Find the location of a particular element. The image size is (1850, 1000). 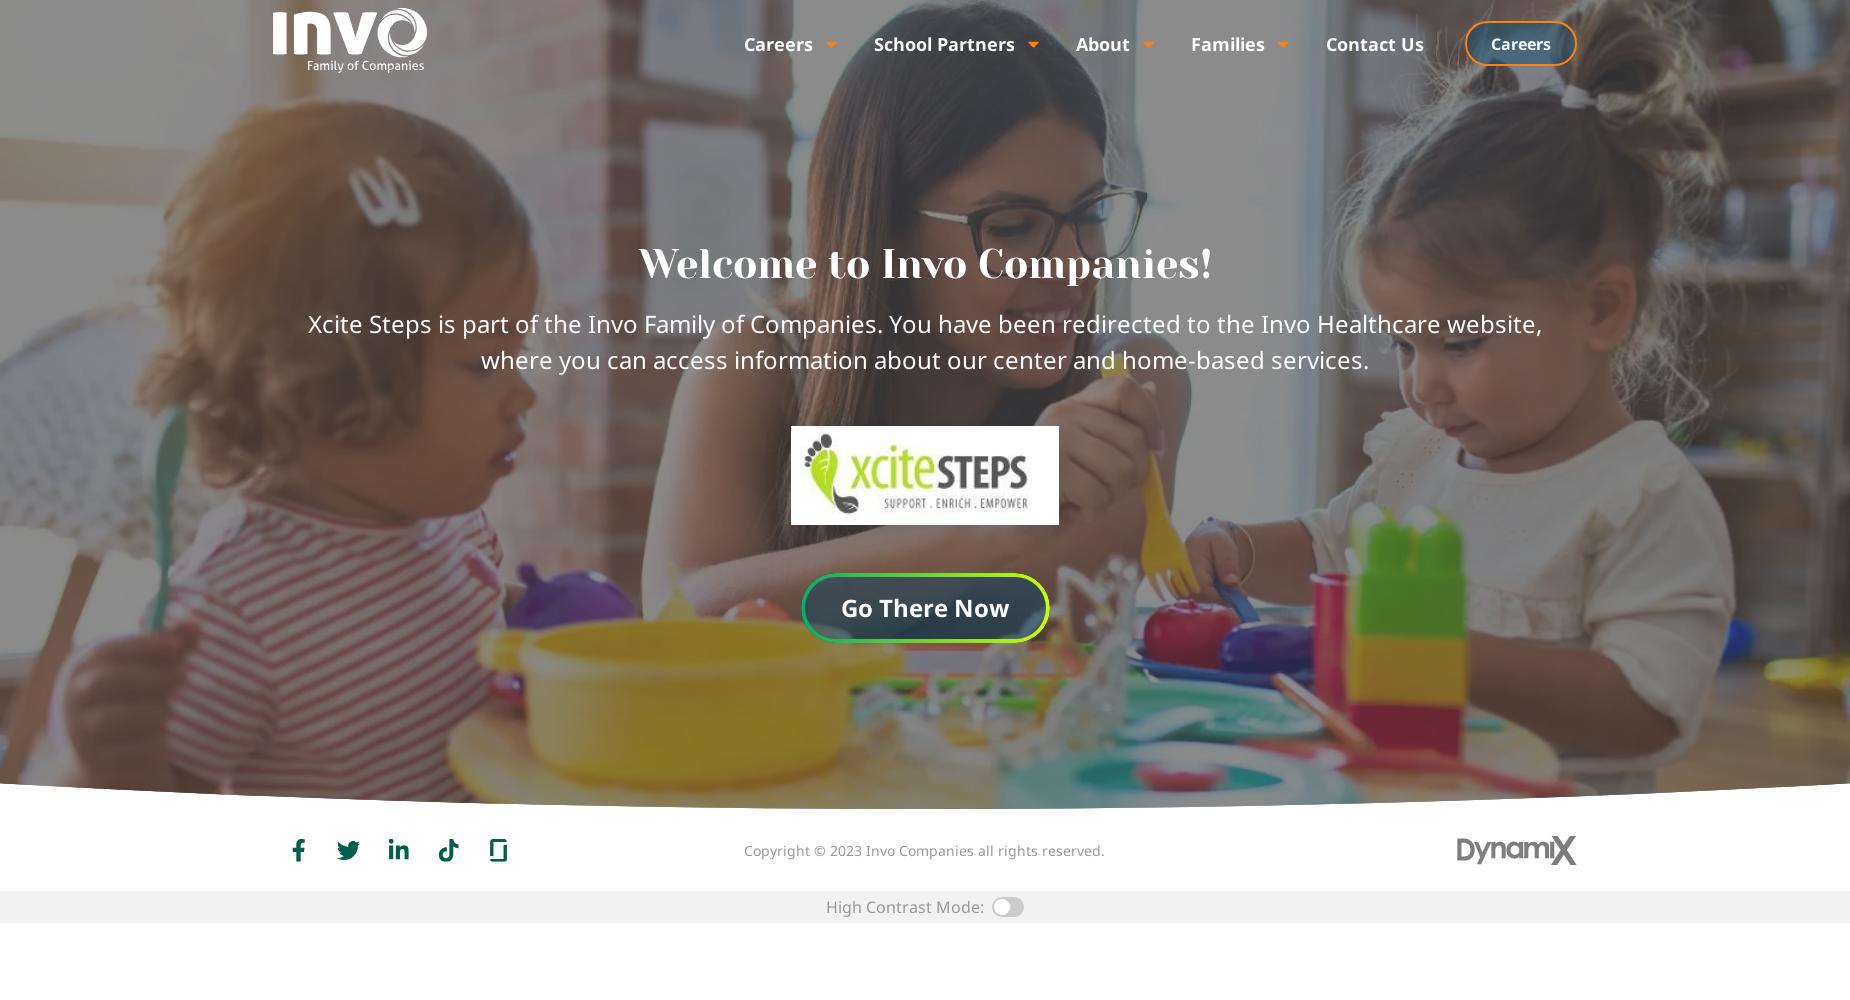

'Culture' is located at coordinates (750, 78).